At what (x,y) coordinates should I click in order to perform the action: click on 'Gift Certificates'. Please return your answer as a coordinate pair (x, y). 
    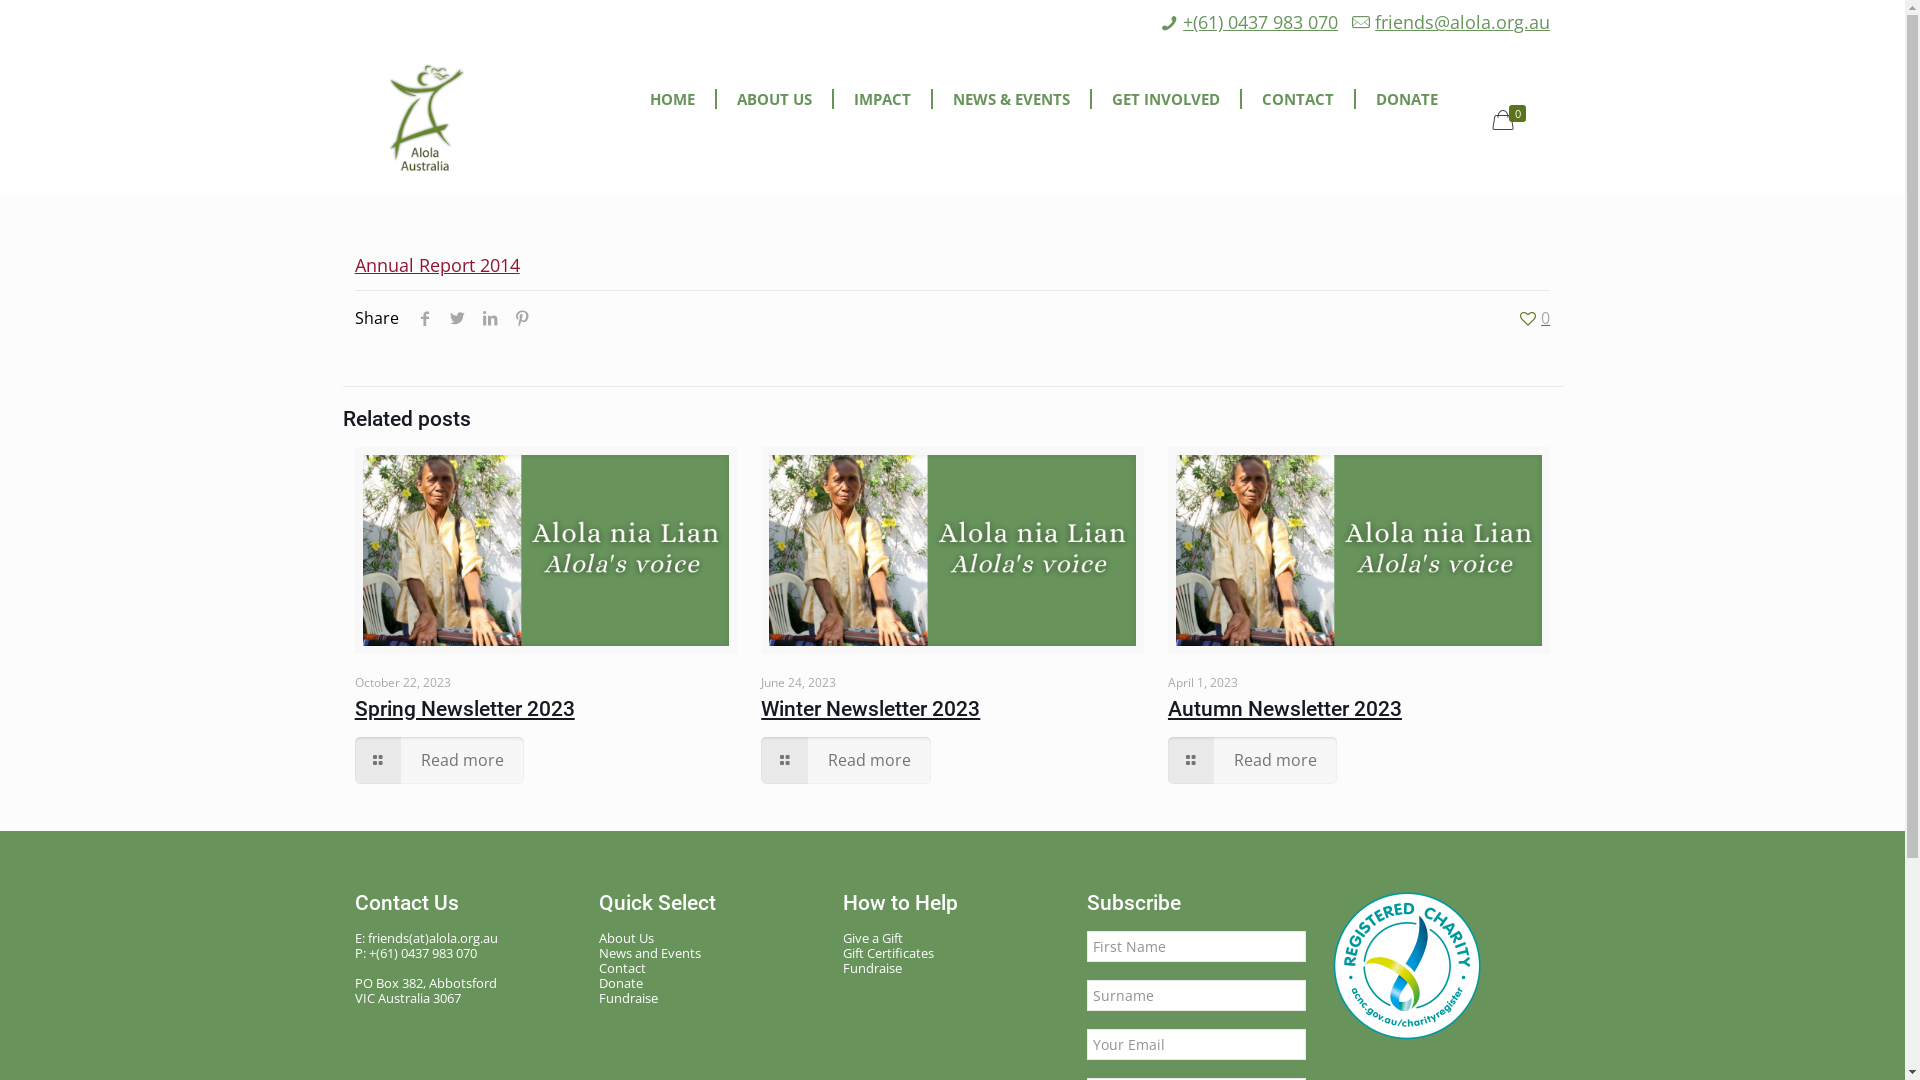
    Looking at the image, I should click on (843, 952).